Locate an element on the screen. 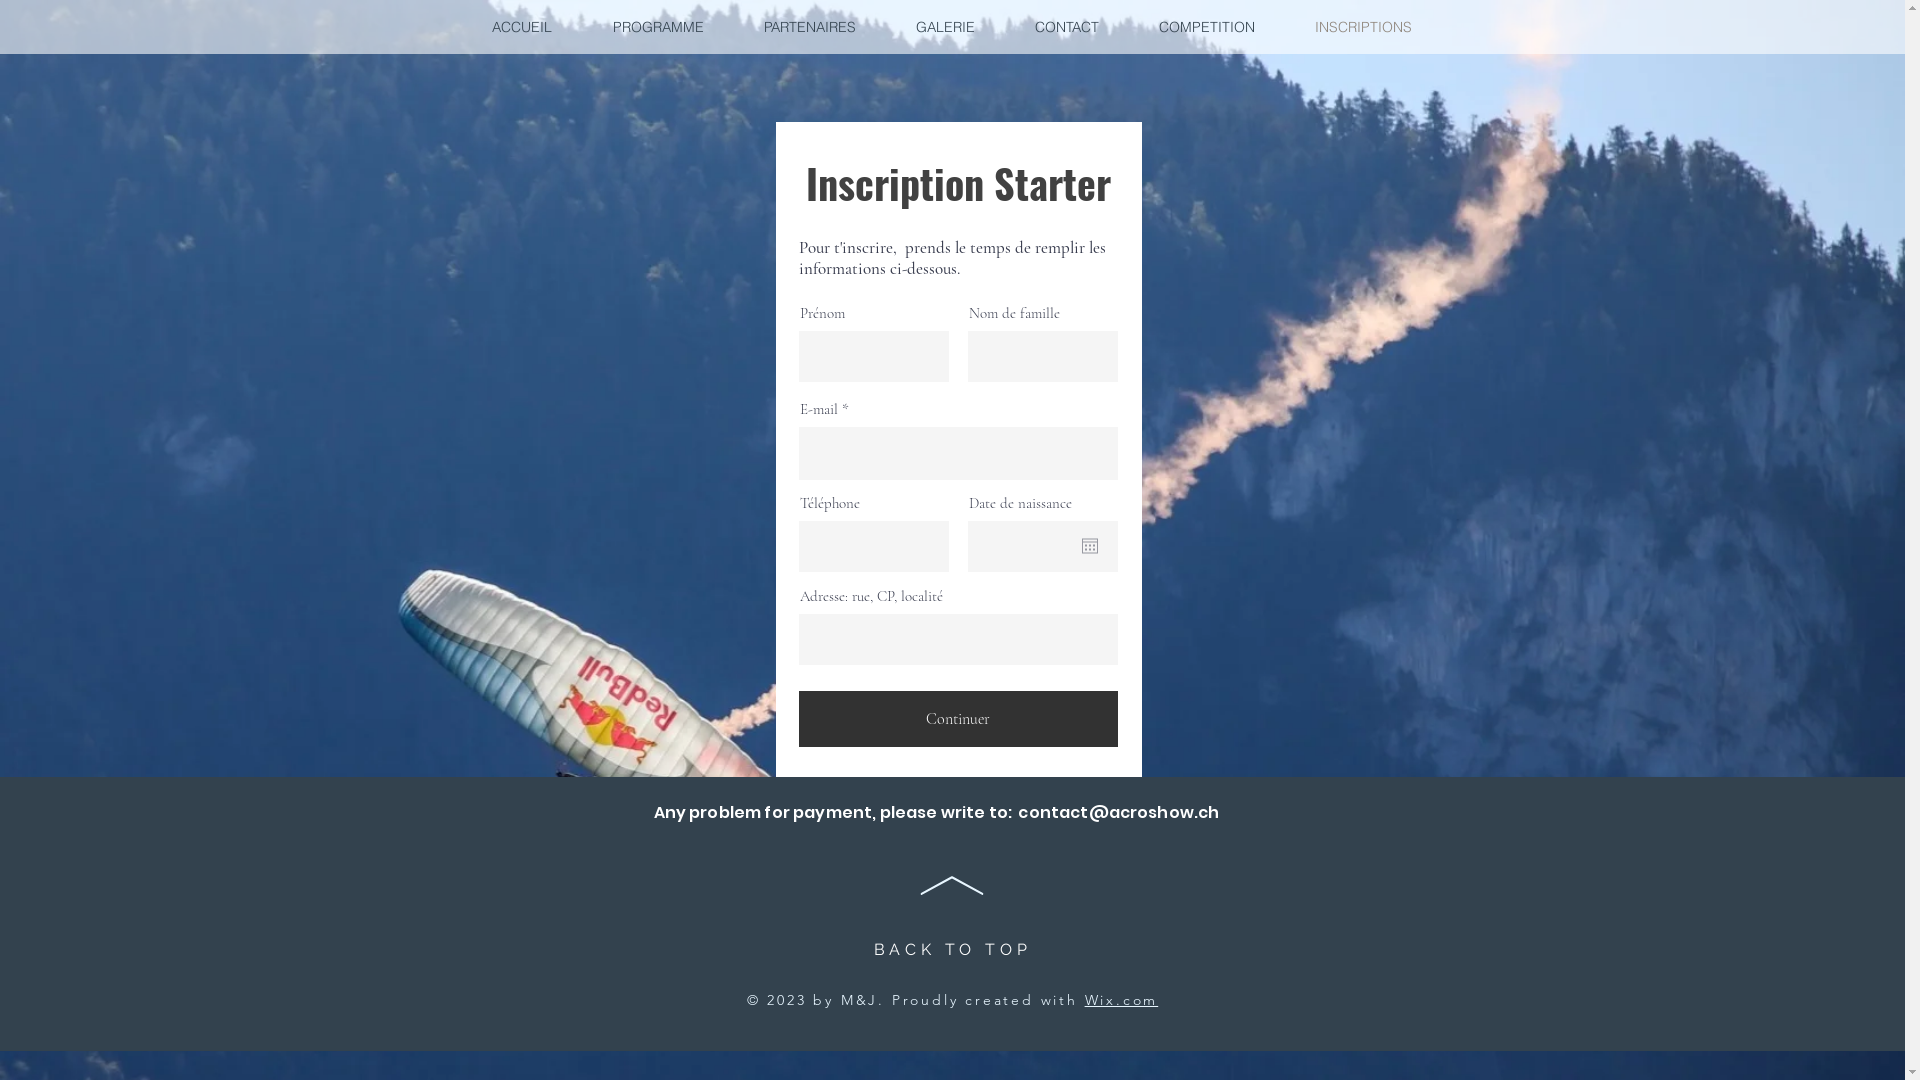 This screenshot has width=1920, height=1080. 'BACK TO TOP' is located at coordinates (952, 948).